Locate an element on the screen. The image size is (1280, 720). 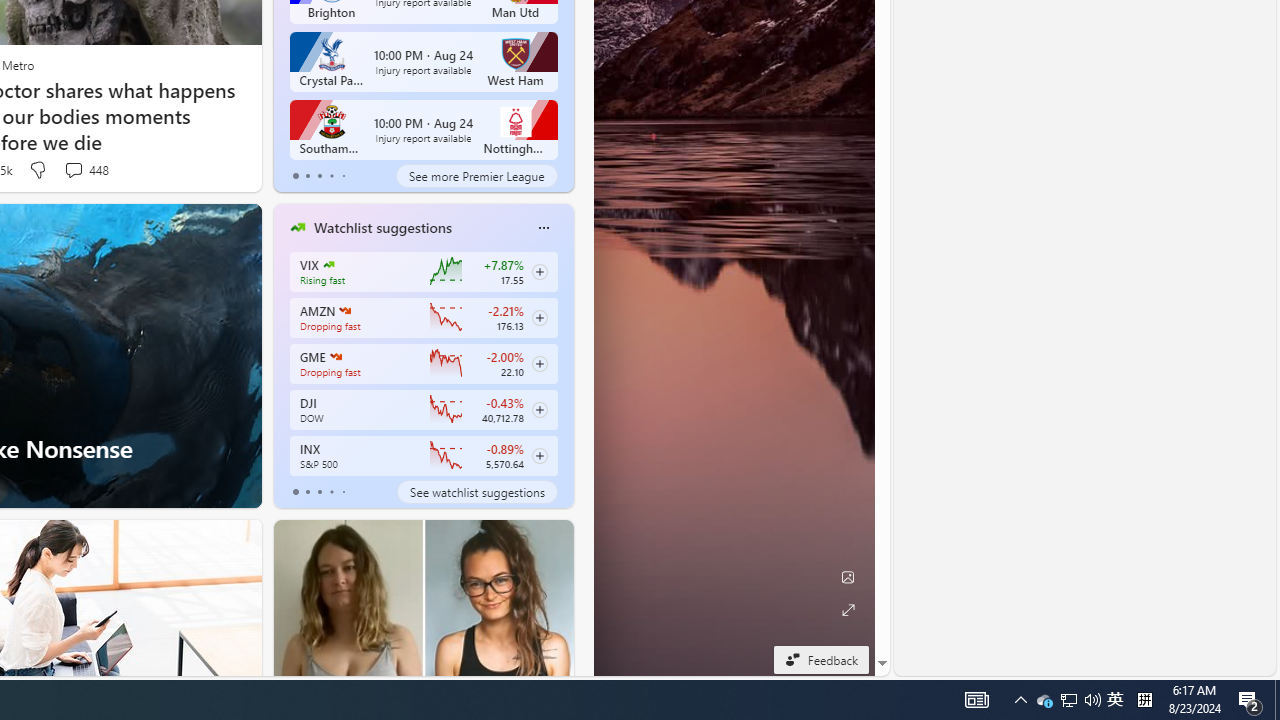
'See more Premier League' is located at coordinates (475, 175).